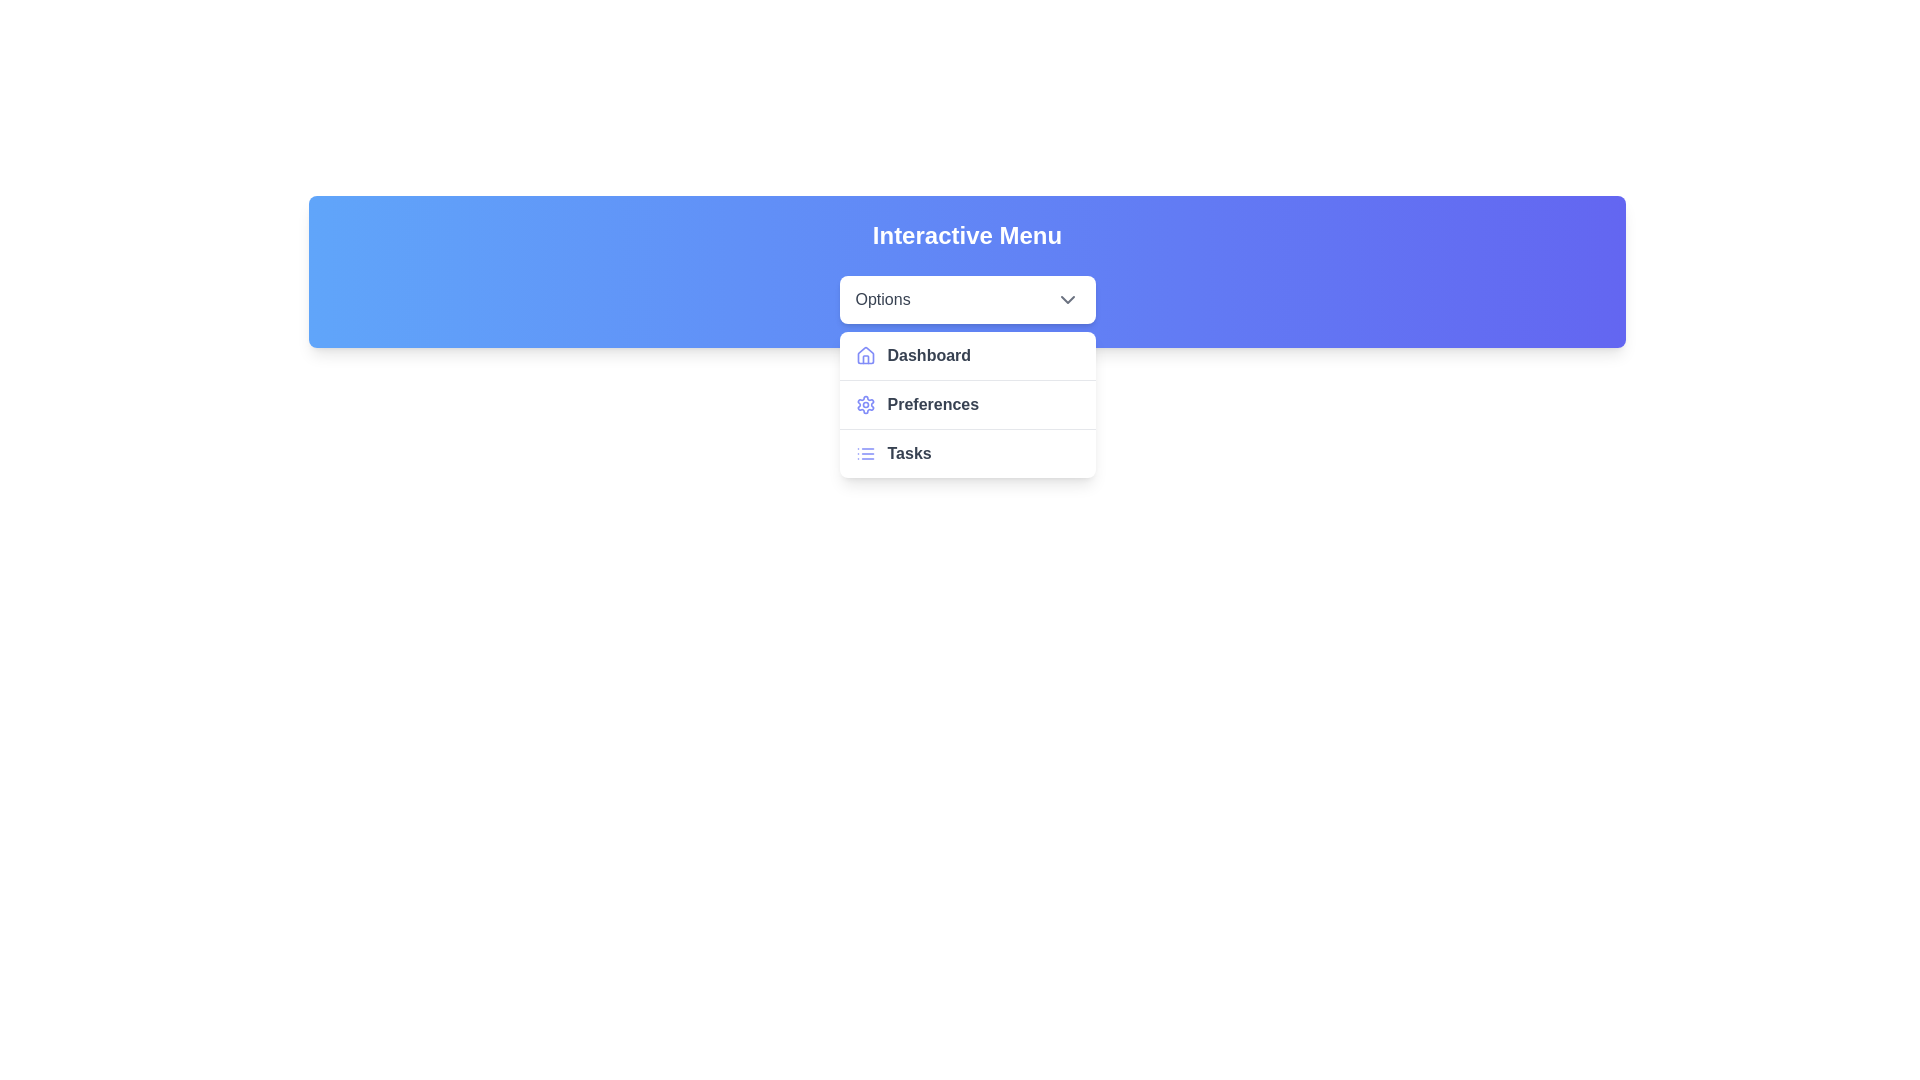  I want to click on the bulleted list icon styled in indigo, positioned to the left of the 'Tasks' text, so click(865, 454).